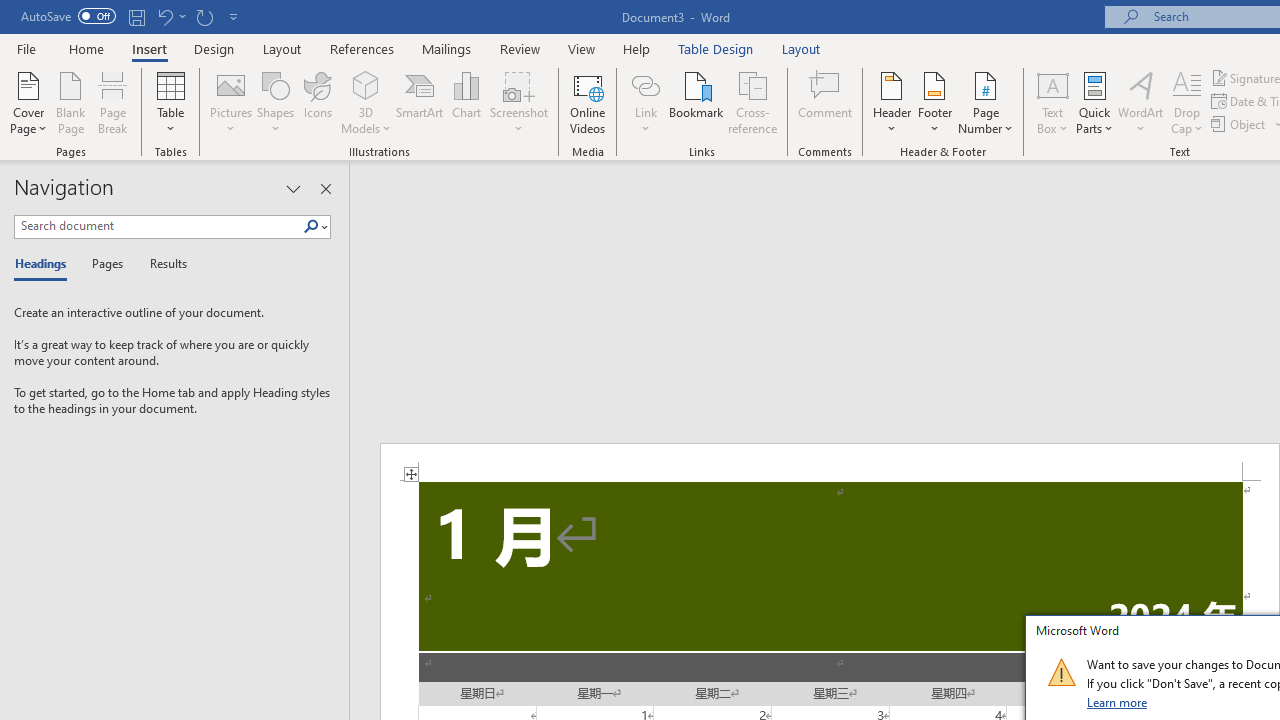  Describe the element at coordinates (1187, 103) in the screenshot. I see `'Drop Cap'` at that location.